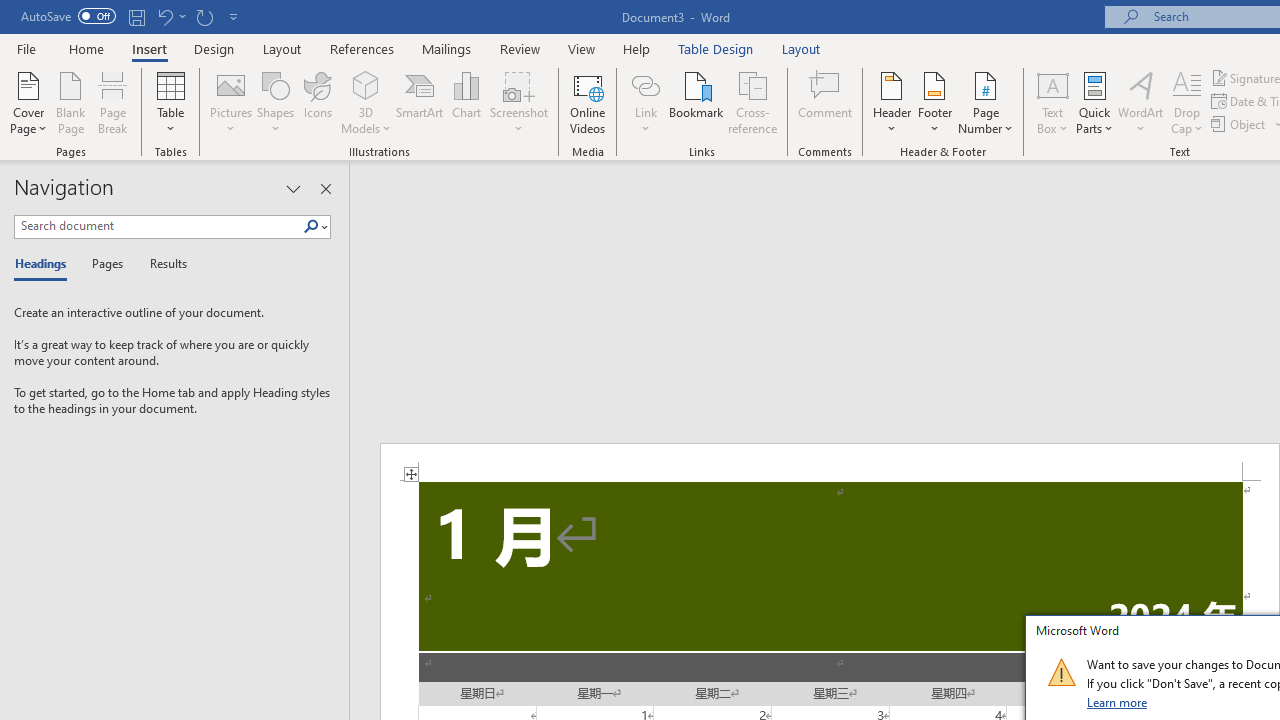  Describe the element at coordinates (1187, 103) in the screenshot. I see `'Drop Cap'` at that location.